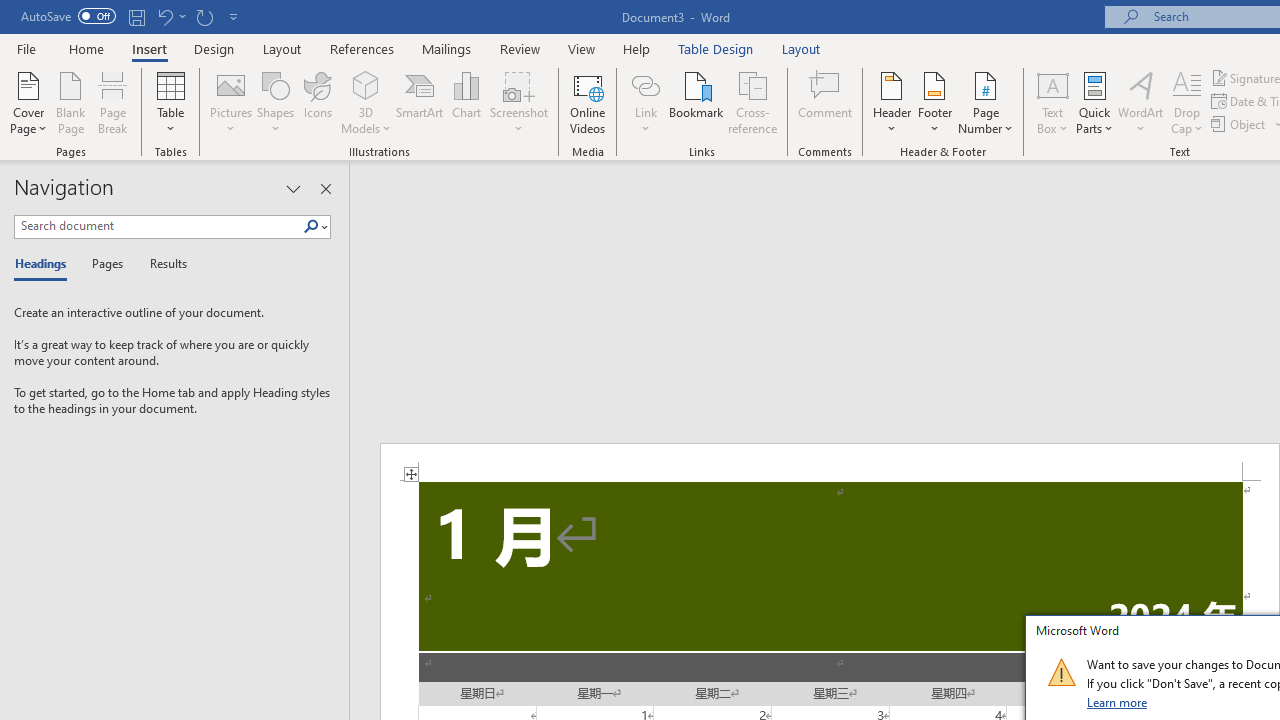  Describe the element at coordinates (1187, 103) in the screenshot. I see `'Drop Cap'` at that location.